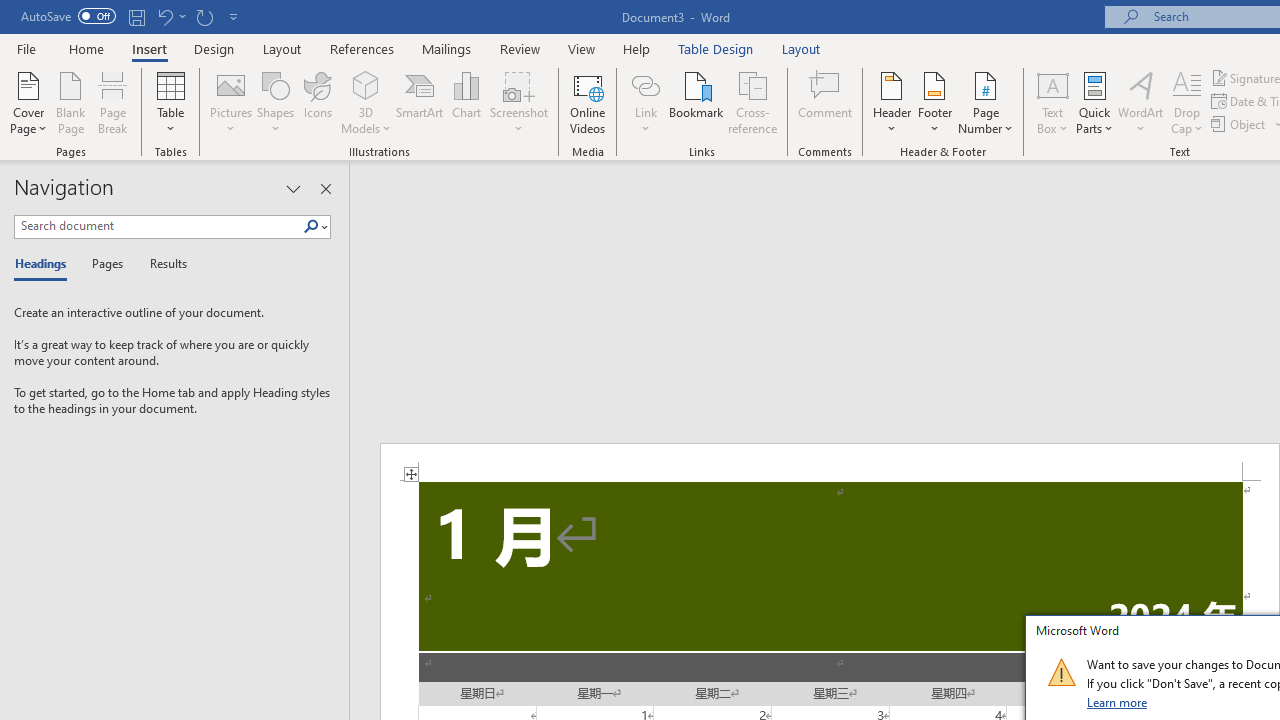  Describe the element at coordinates (1187, 103) in the screenshot. I see `'Drop Cap'` at that location.